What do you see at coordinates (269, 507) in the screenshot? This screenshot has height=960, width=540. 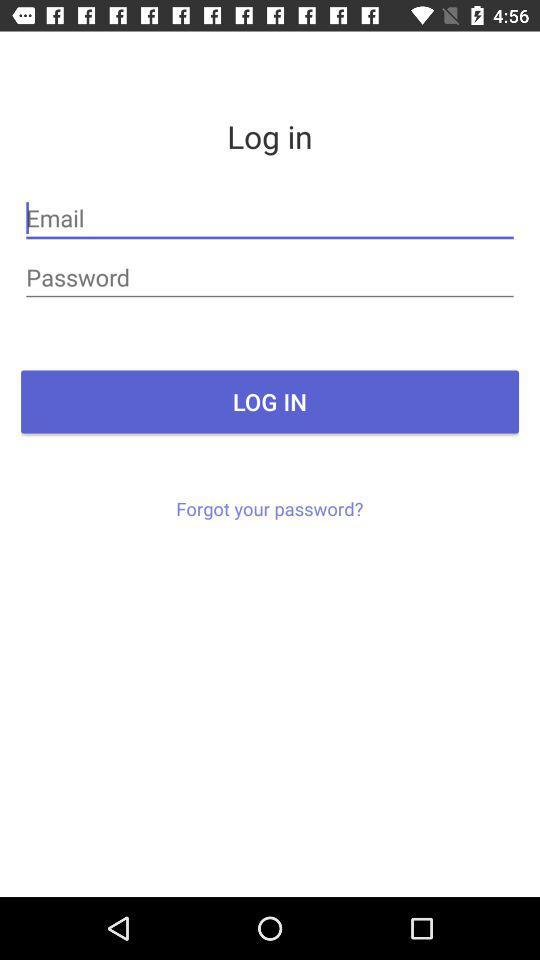 I see `item below the log in icon` at bounding box center [269, 507].